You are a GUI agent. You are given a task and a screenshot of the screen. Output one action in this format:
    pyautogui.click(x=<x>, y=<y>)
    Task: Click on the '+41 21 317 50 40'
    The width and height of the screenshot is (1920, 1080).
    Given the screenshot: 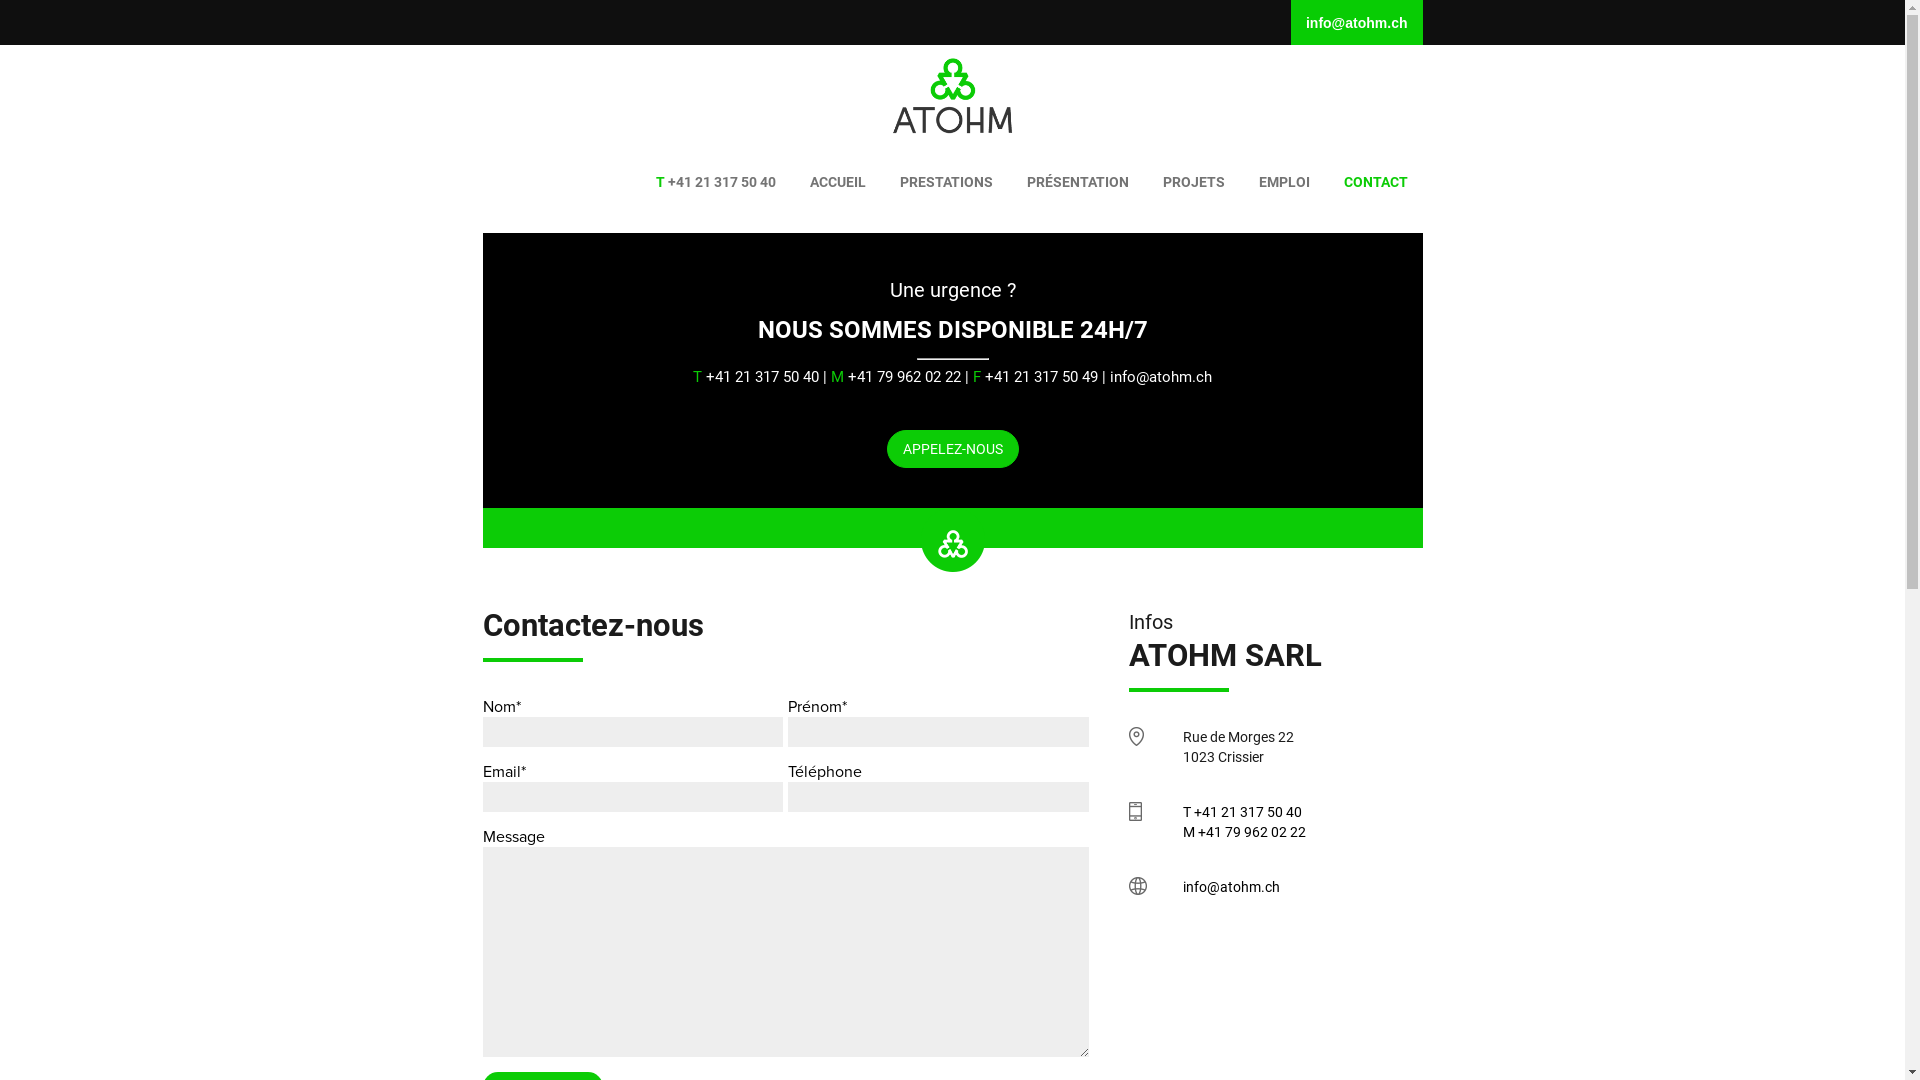 What is the action you would take?
    pyautogui.click(x=715, y=181)
    